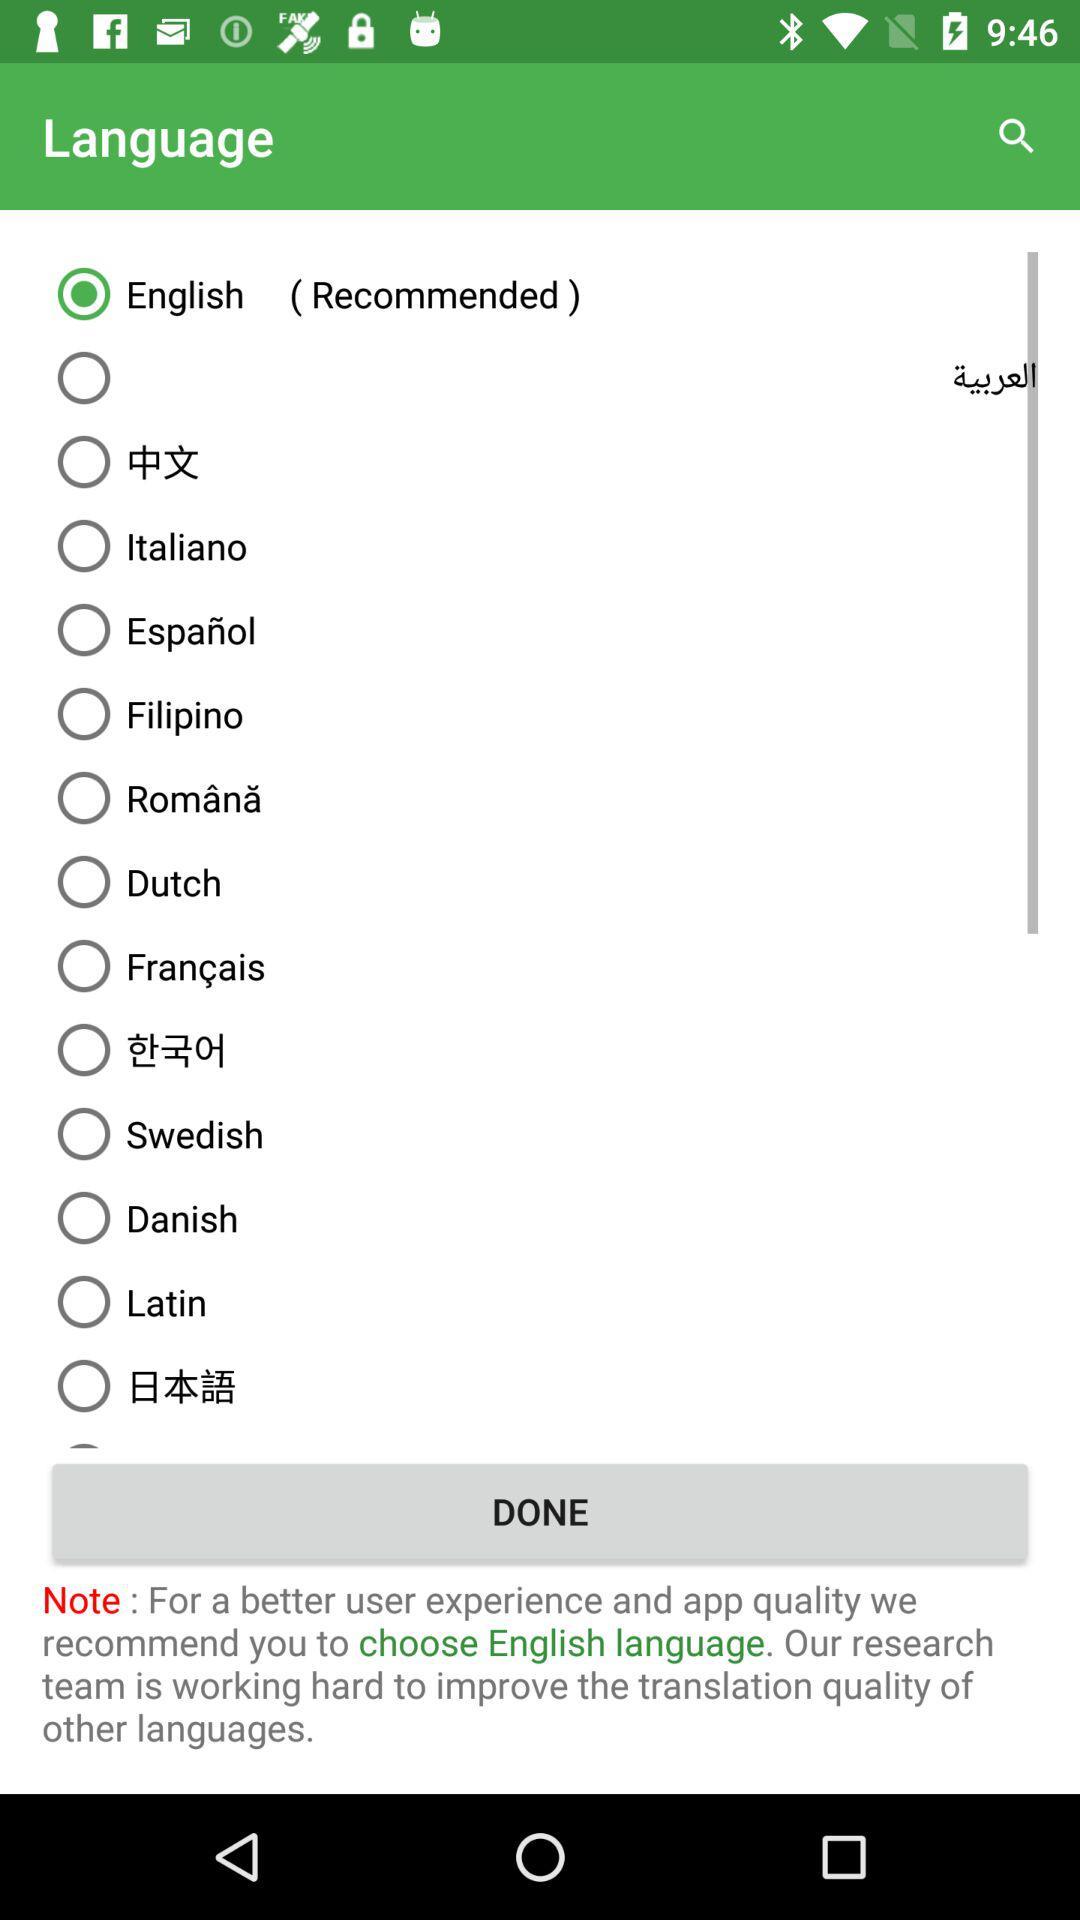 The image size is (1080, 1920). What do you see at coordinates (540, 965) in the screenshot?
I see `the option below dutch` at bounding box center [540, 965].